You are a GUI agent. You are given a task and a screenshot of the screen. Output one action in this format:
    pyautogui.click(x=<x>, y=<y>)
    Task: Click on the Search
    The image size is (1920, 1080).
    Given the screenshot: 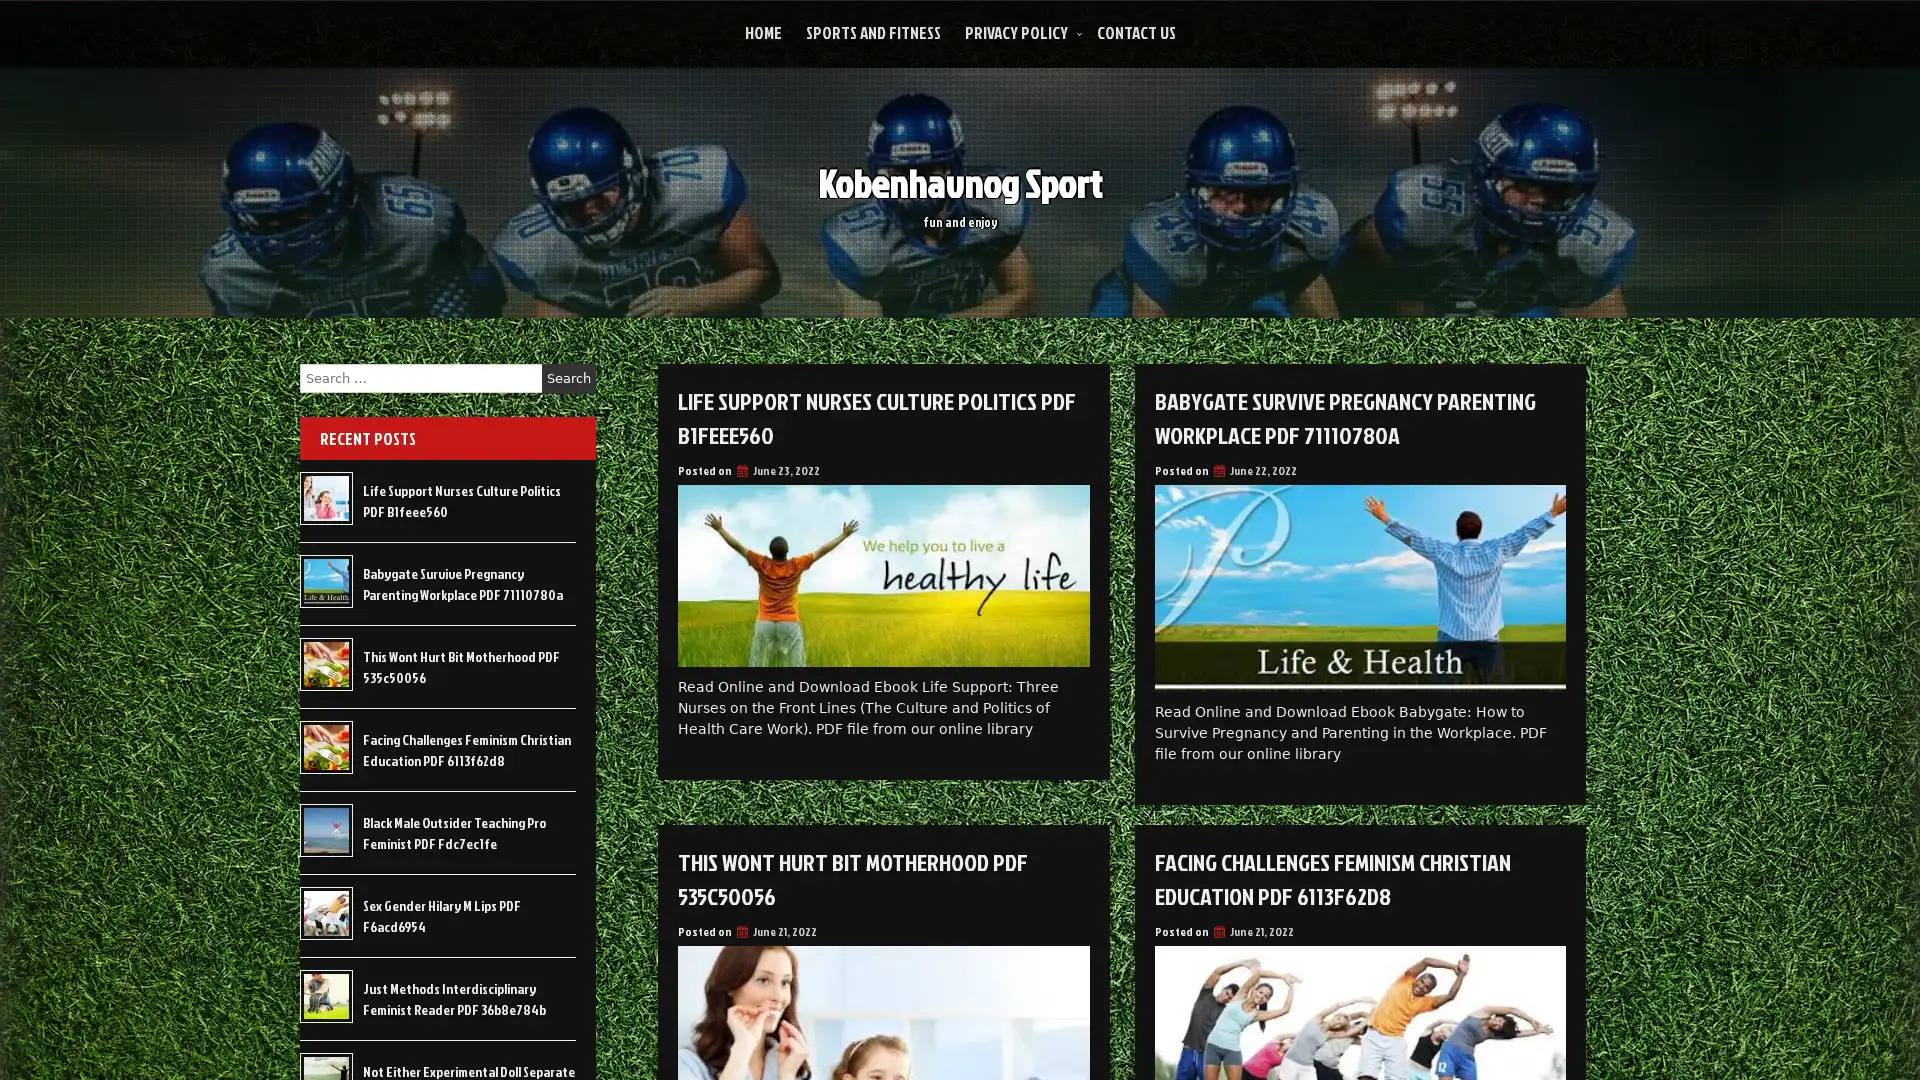 What is the action you would take?
    pyautogui.click(x=568, y=378)
    